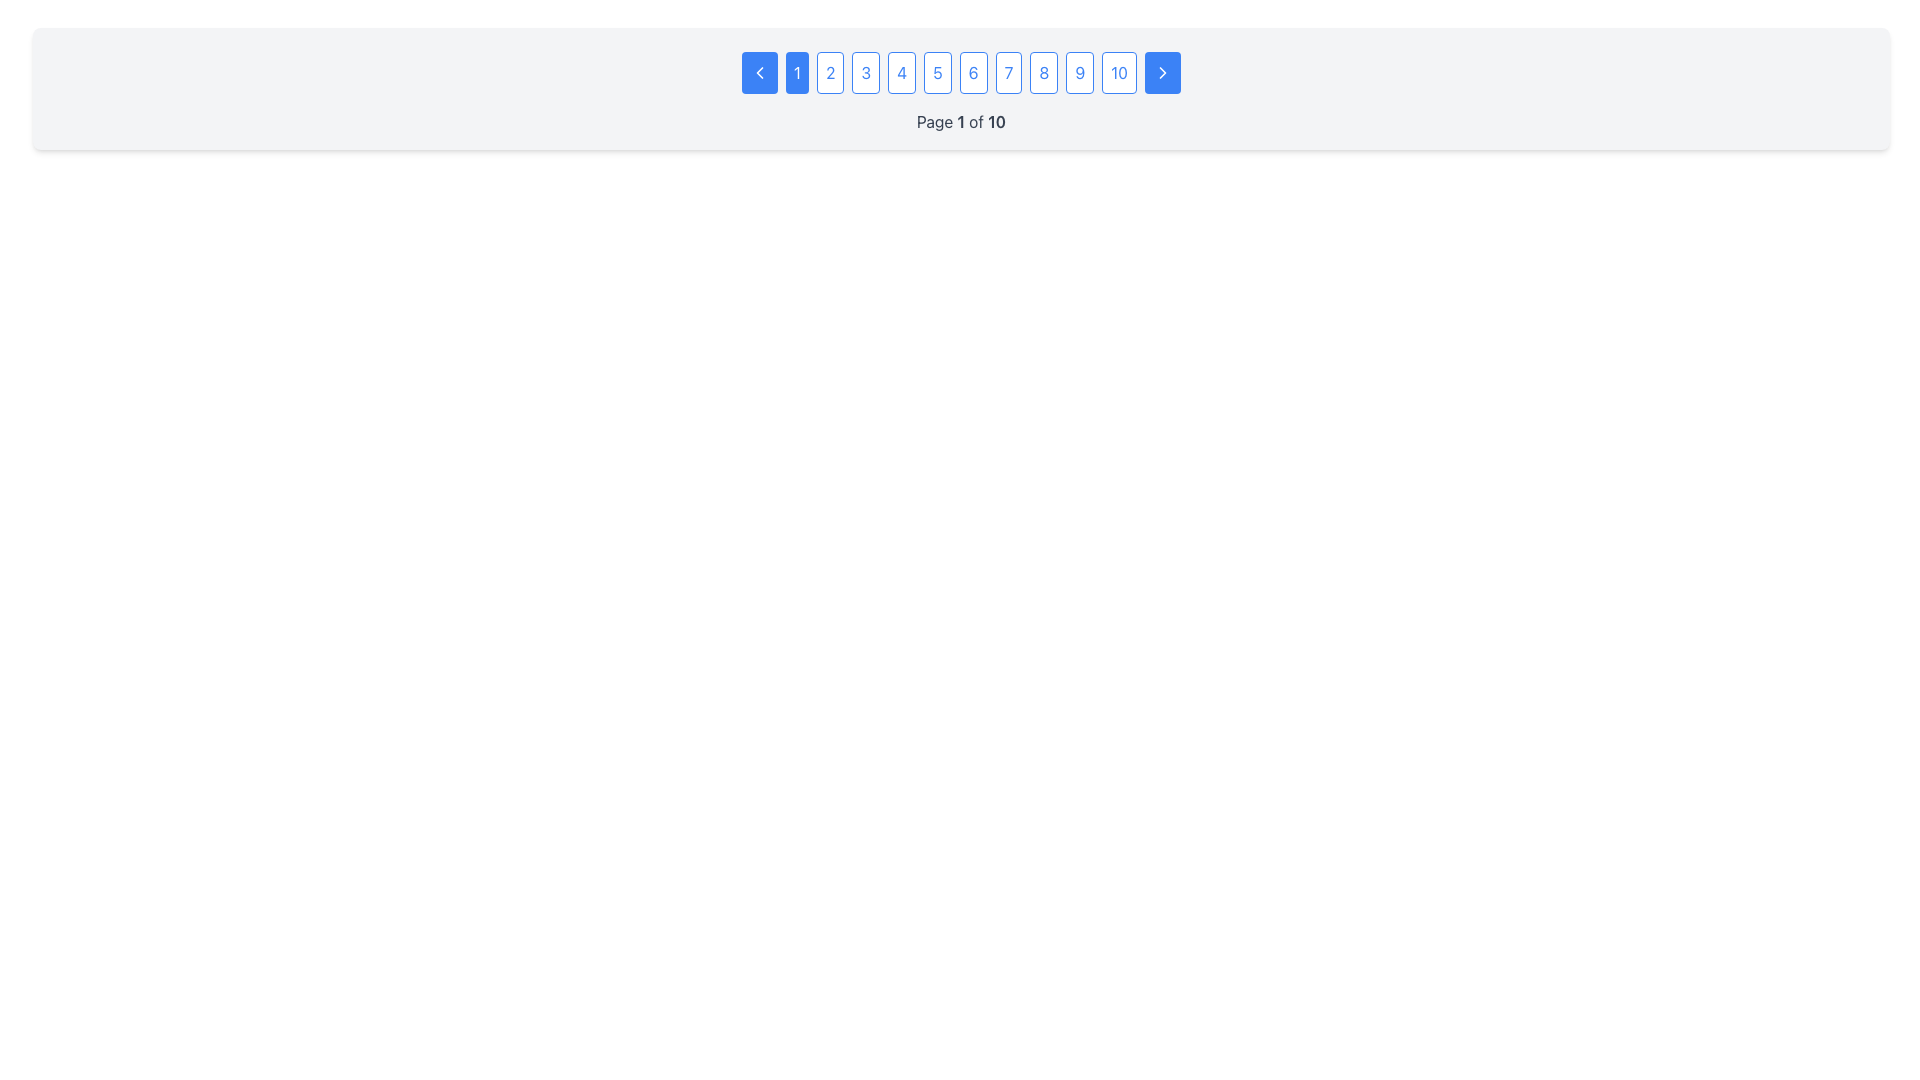 The image size is (1920, 1080). Describe the element at coordinates (1162, 72) in the screenshot. I see `the chevron icon within the rightmost navigational button in the pagination component` at that location.